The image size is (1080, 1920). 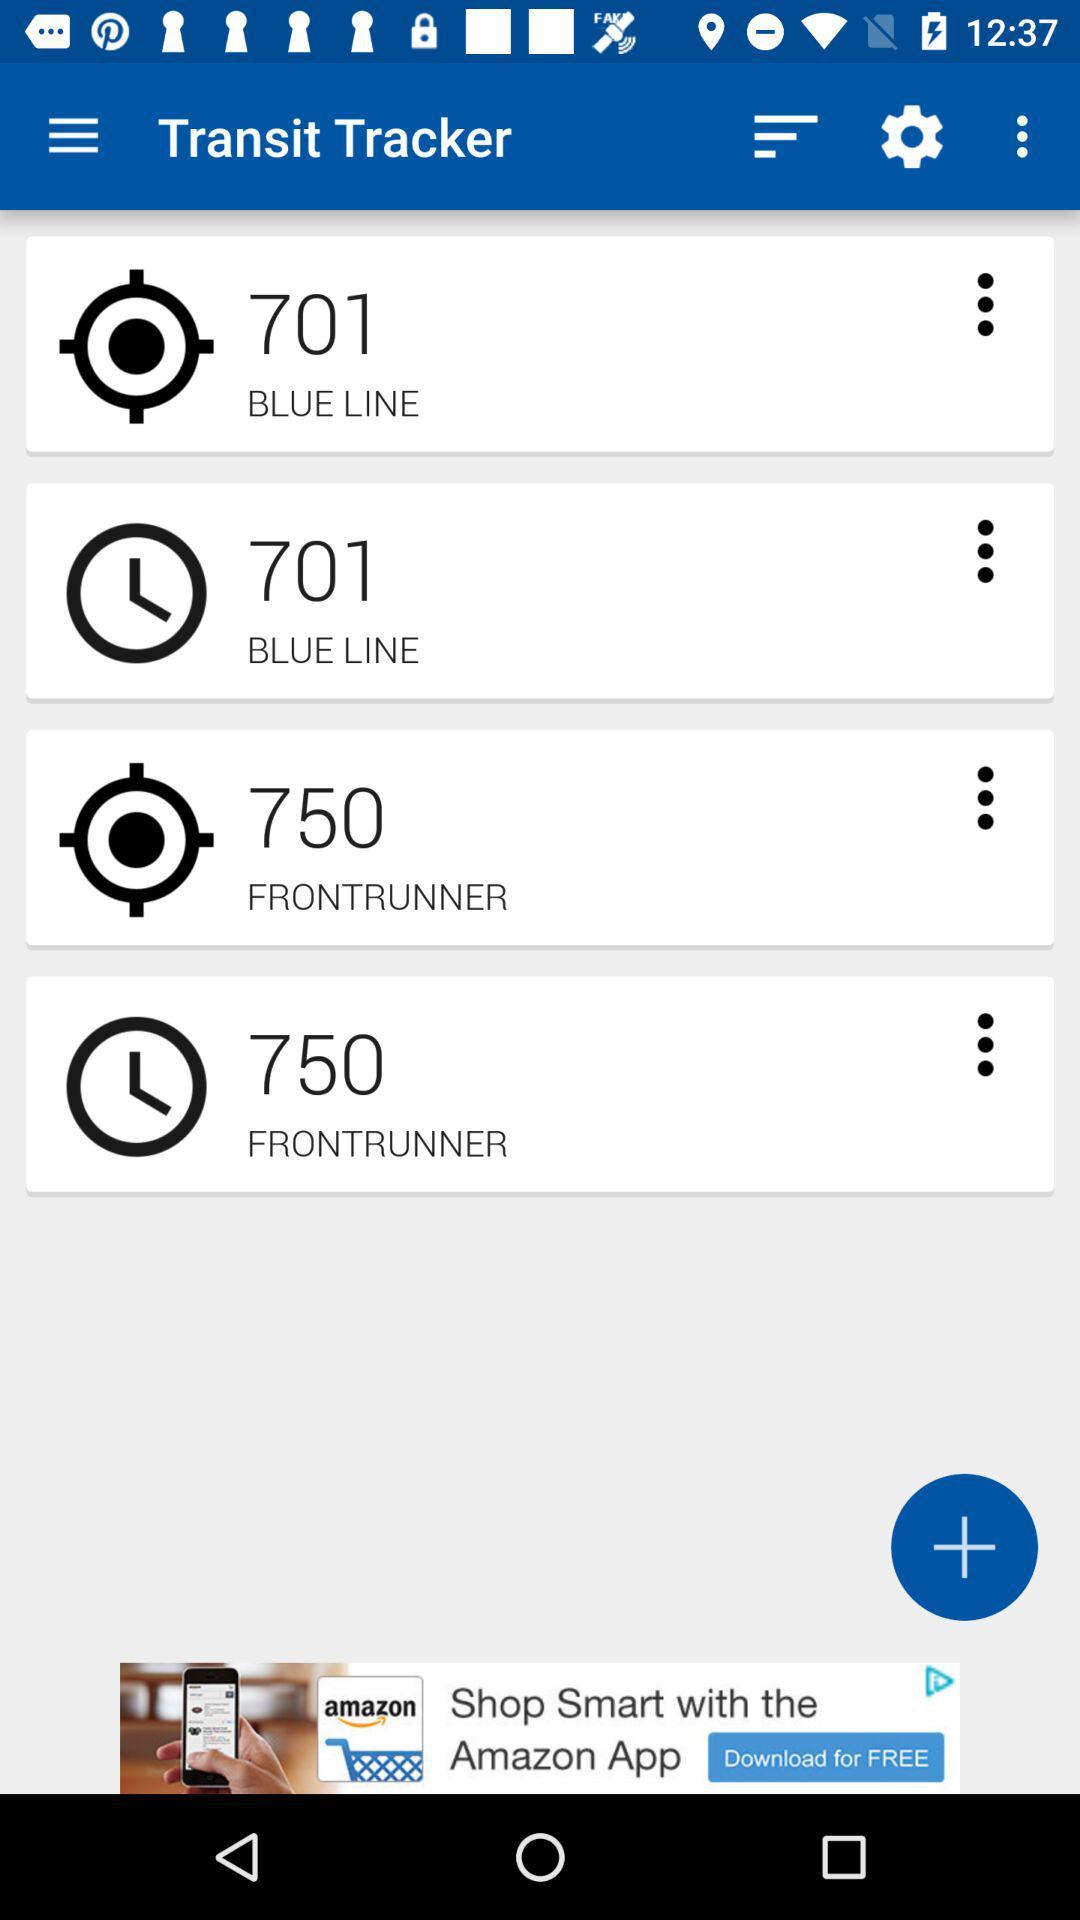 What do you see at coordinates (984, 551) in the screenshot?
I see `open the menu` at bounding box center [984, 551].